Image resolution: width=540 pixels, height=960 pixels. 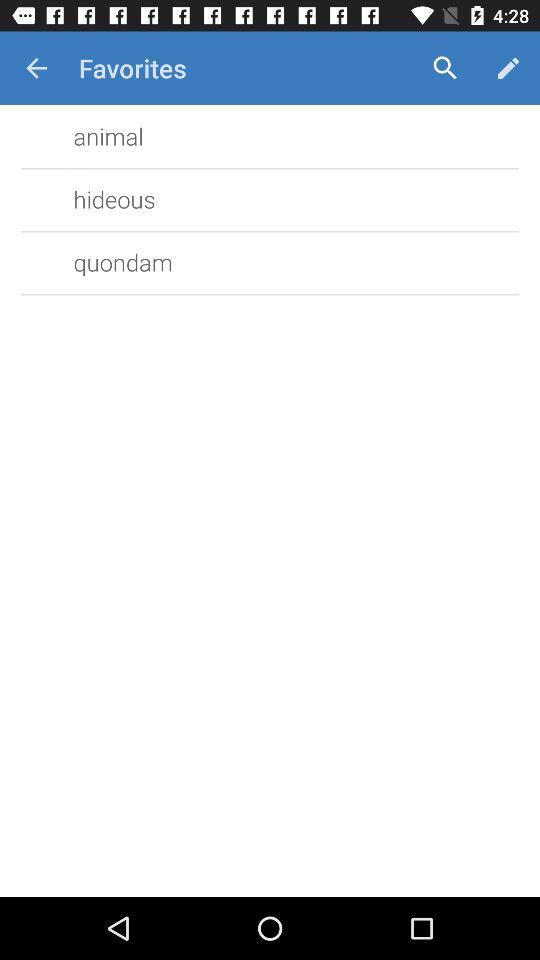 I want to click on app next to favorites app, so click(x=445, y=68).